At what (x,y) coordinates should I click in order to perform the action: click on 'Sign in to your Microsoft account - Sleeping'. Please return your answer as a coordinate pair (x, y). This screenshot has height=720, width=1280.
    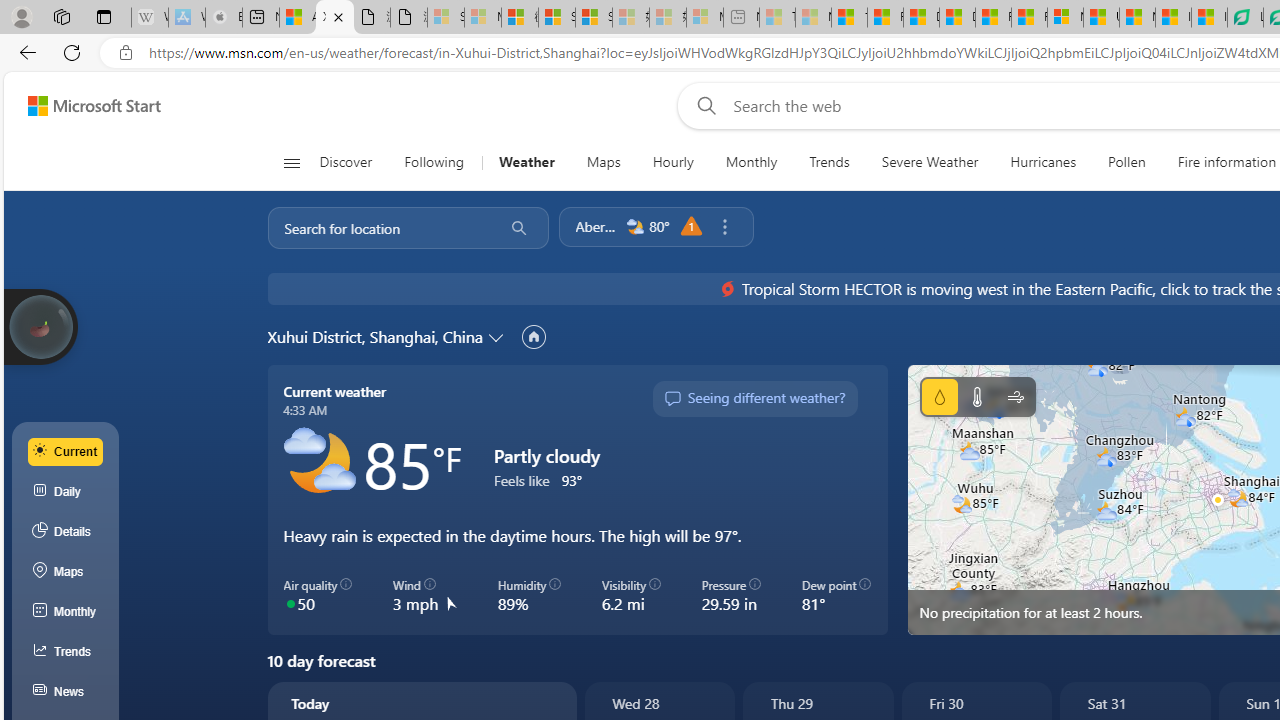
    Looking at the image, I should click on (445, 17).